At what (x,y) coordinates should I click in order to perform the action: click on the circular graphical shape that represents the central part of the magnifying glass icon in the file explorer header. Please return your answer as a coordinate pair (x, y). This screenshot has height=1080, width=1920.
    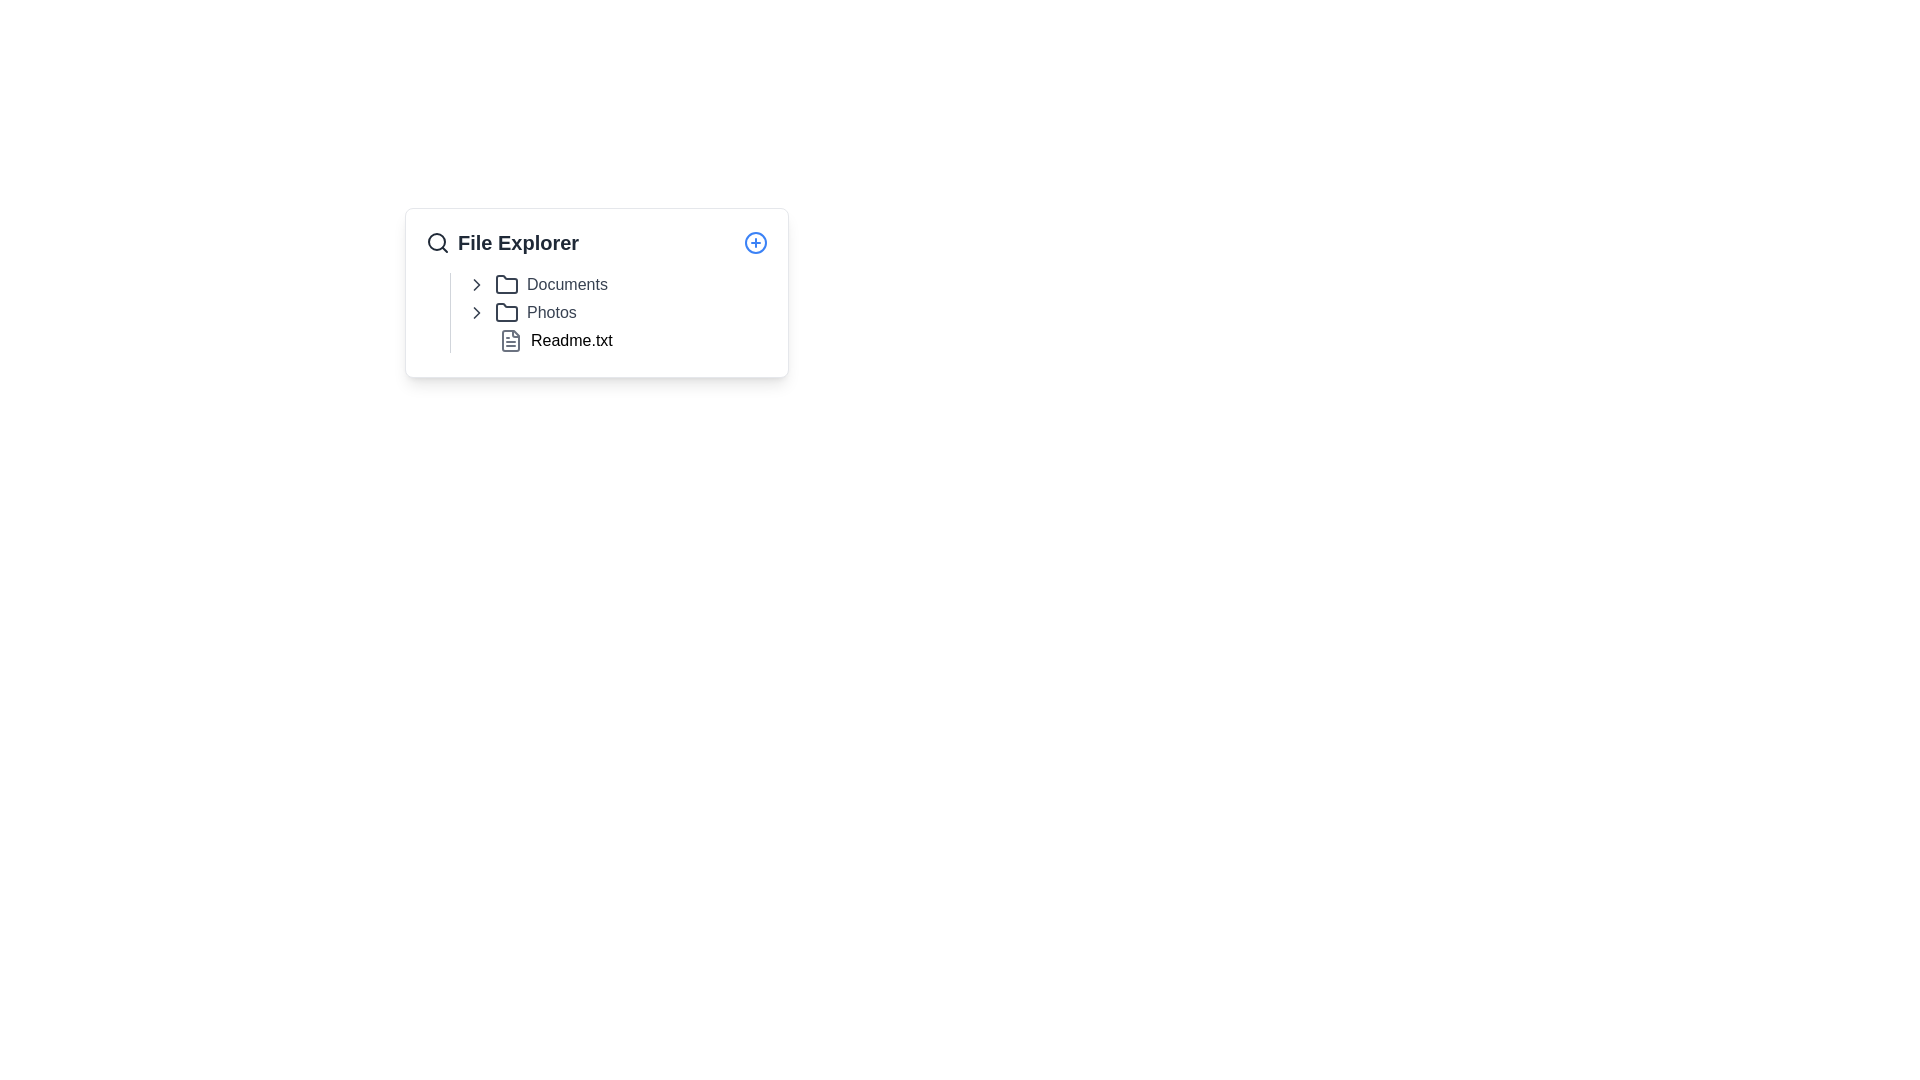
    Looking at the image, I should click on (435, 241).